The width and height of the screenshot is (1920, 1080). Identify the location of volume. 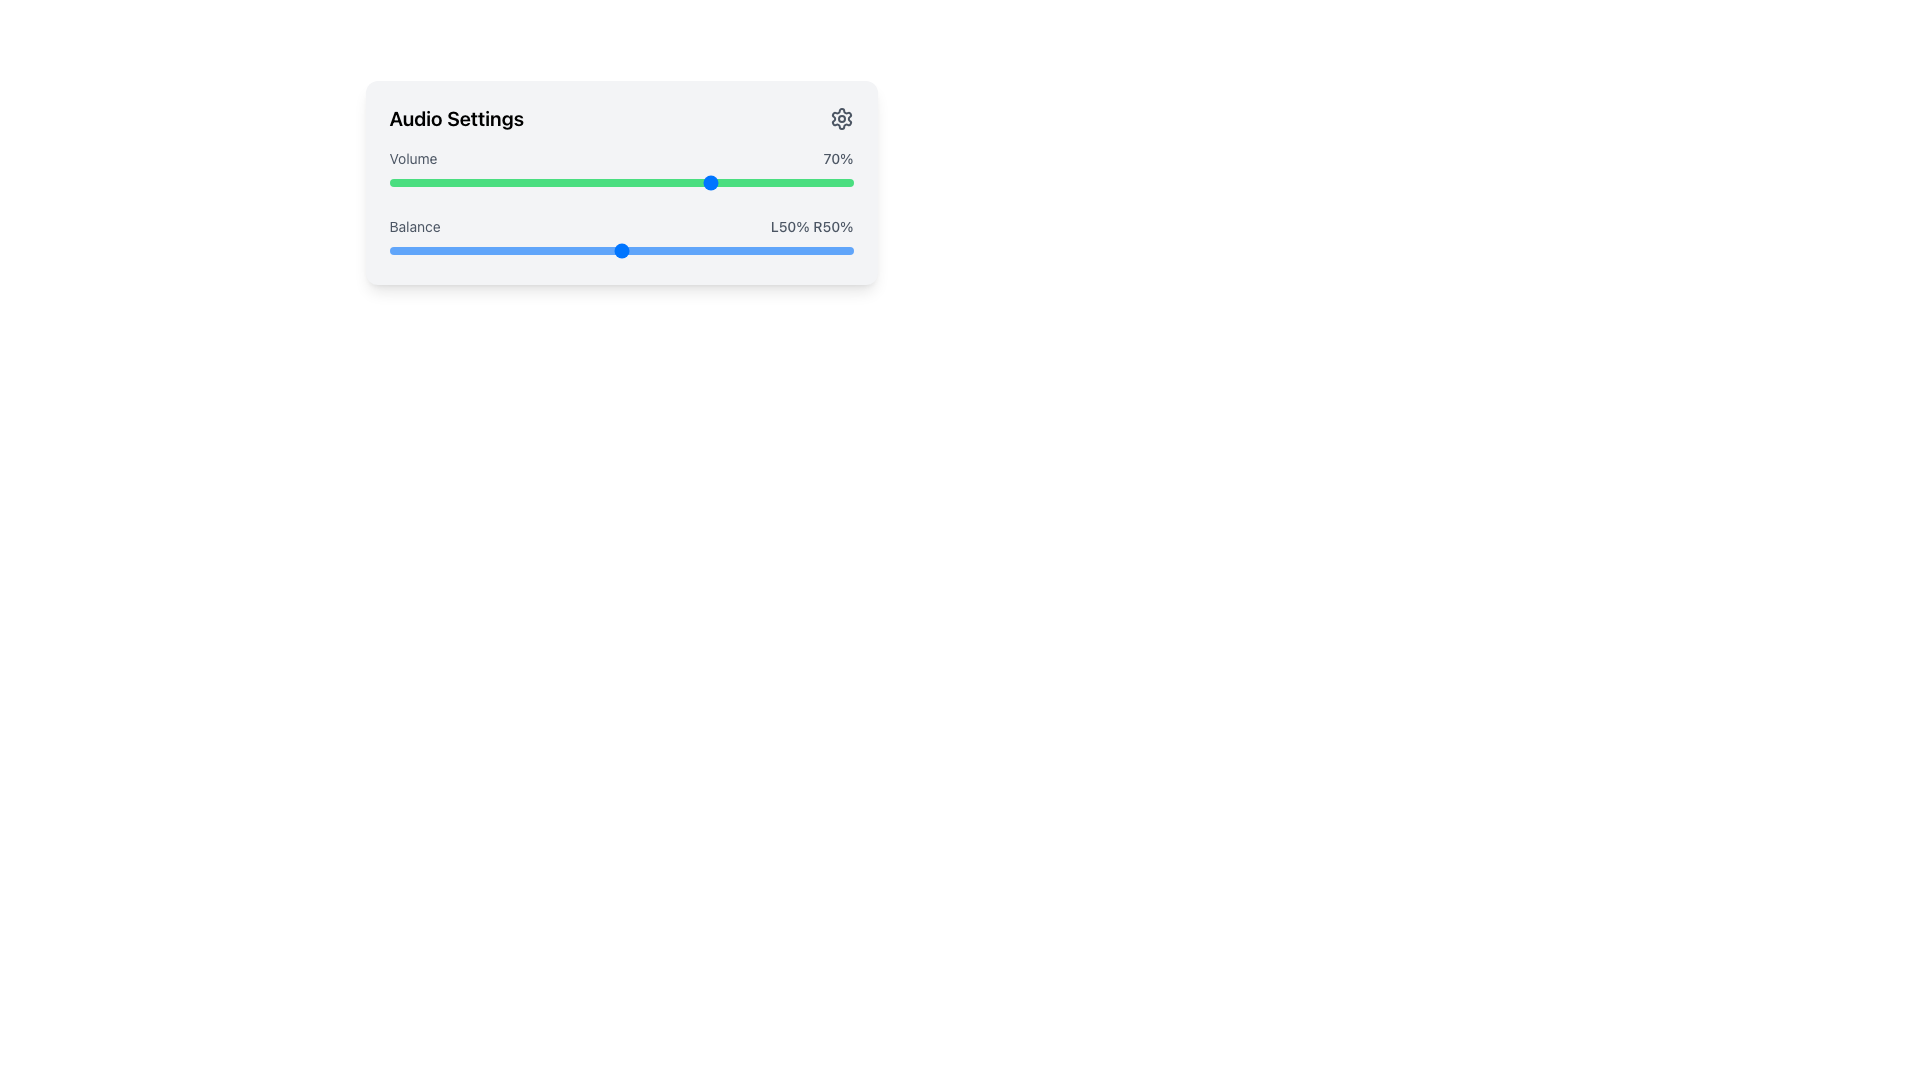
(601, 182).